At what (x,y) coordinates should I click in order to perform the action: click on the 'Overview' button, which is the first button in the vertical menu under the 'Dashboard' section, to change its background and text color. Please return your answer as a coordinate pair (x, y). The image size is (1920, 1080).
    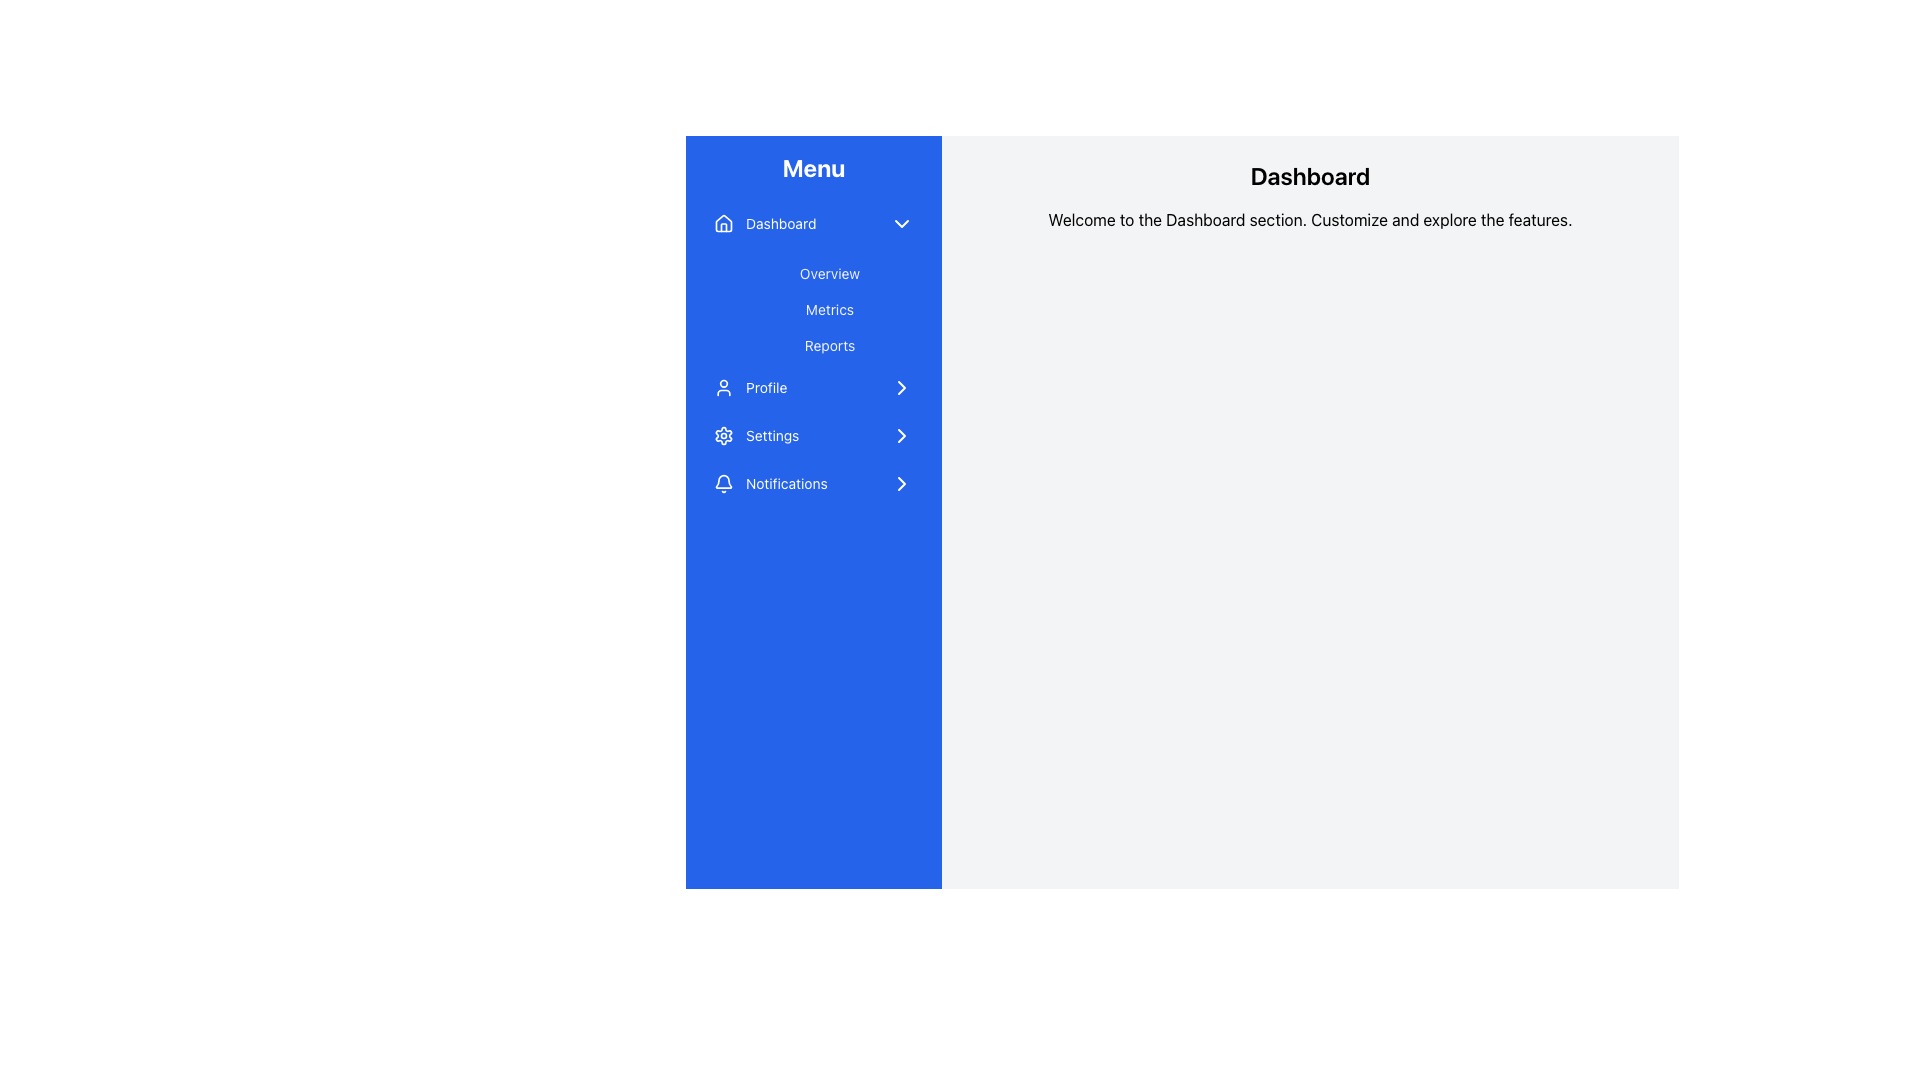
    Looking at the image, I should click on (830, 273).